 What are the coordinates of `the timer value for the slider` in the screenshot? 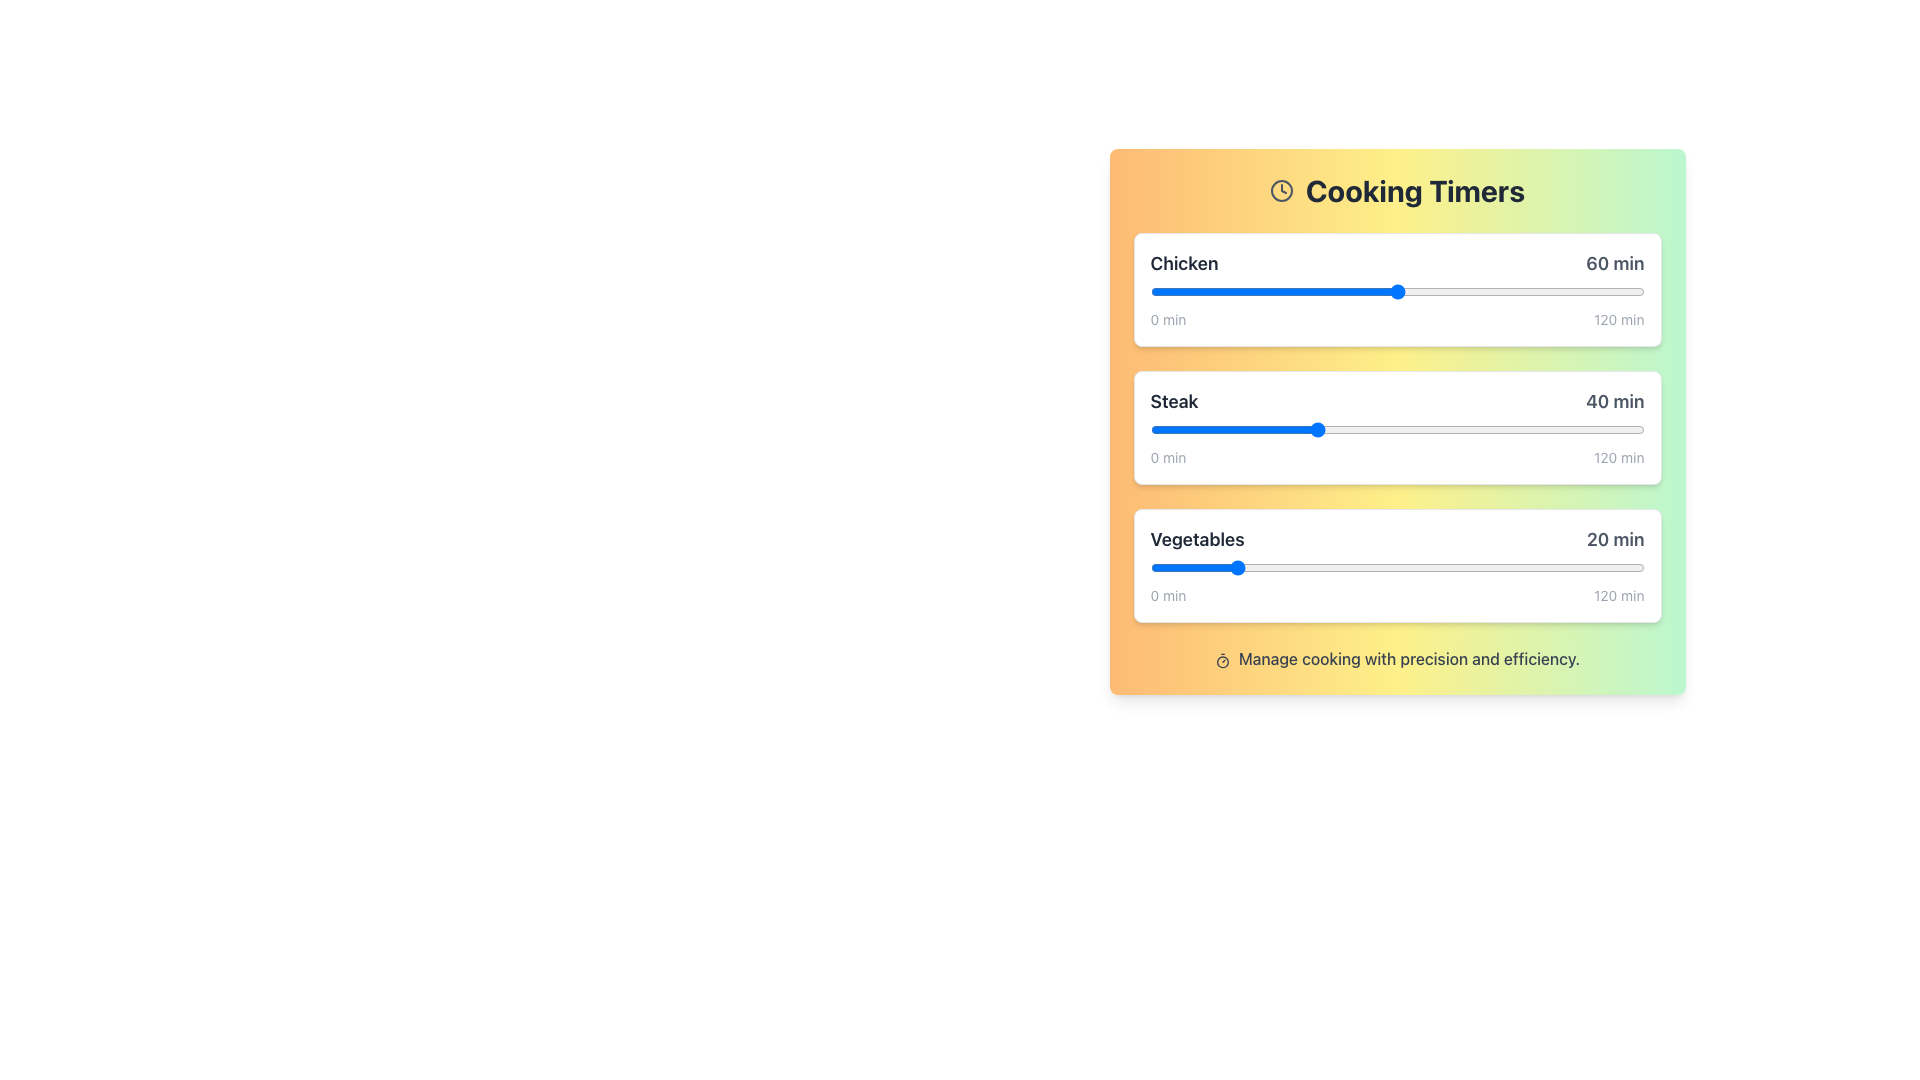 It's located at (1199, 428).